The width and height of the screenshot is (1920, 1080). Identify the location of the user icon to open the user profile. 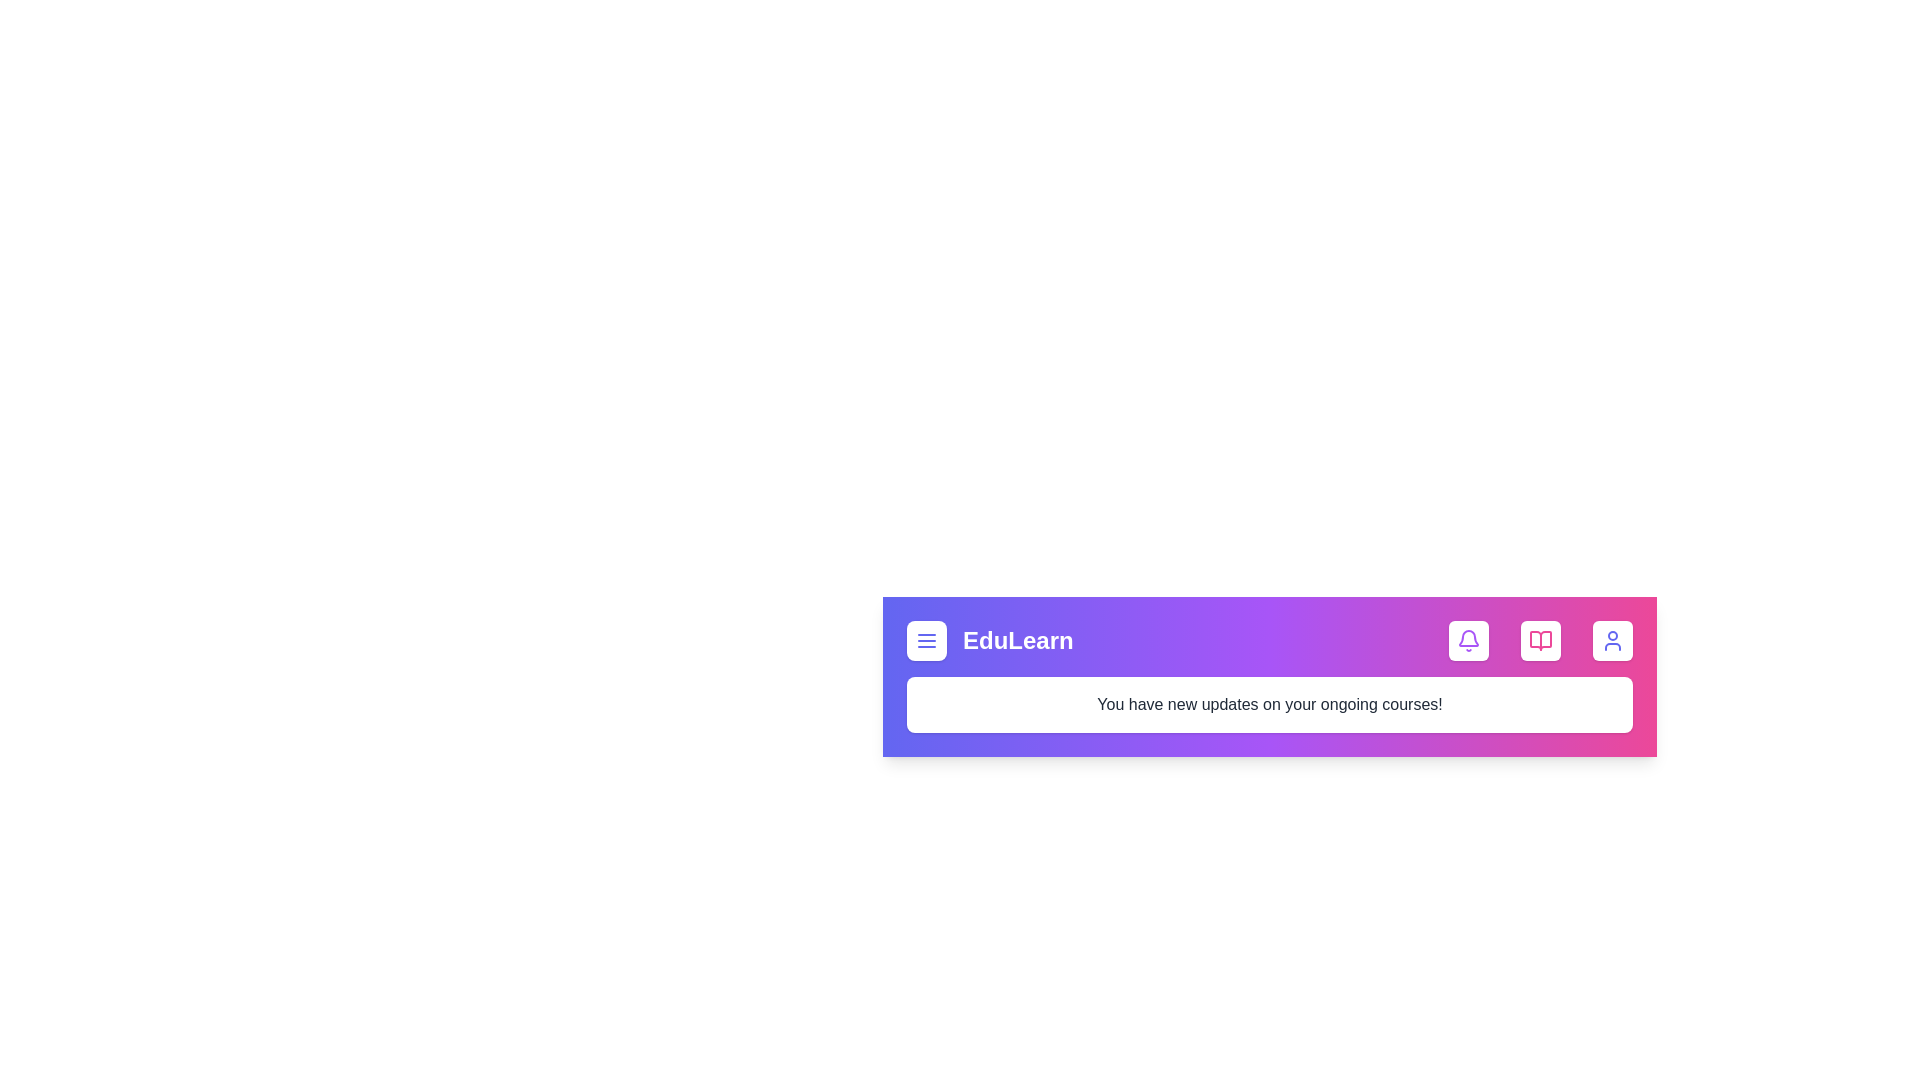
(1612, 640).